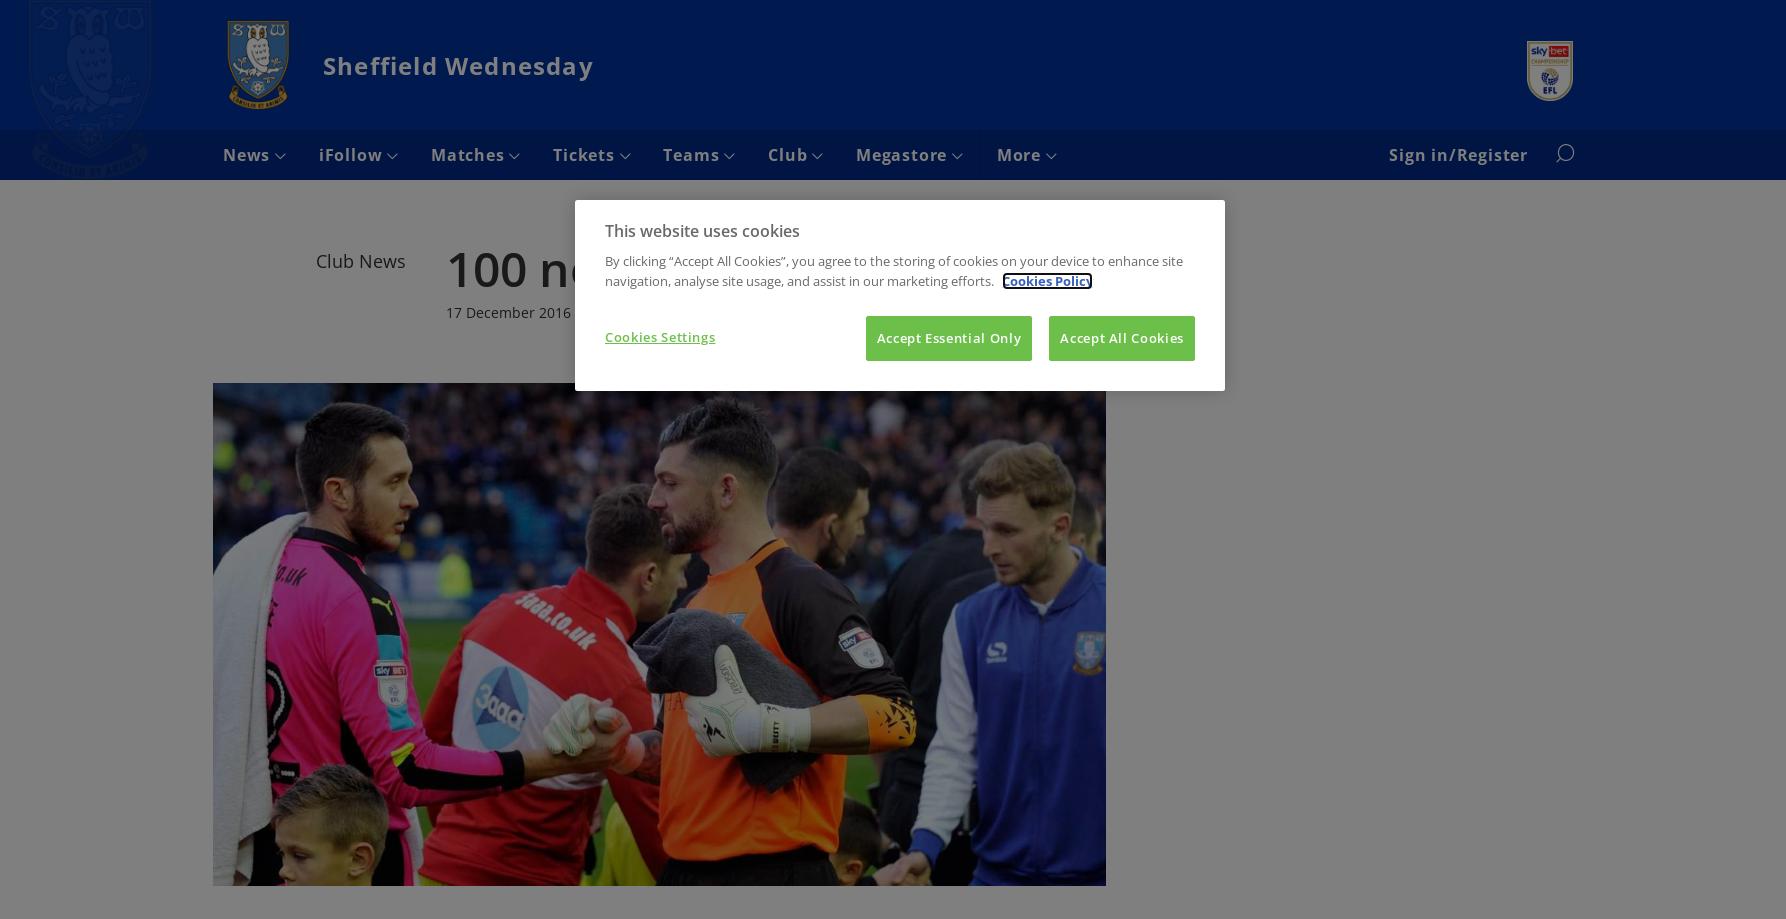  Describe the element at coordinates (1457, 154) in the screenshot. I see `'Sign in/Register'` at that location.